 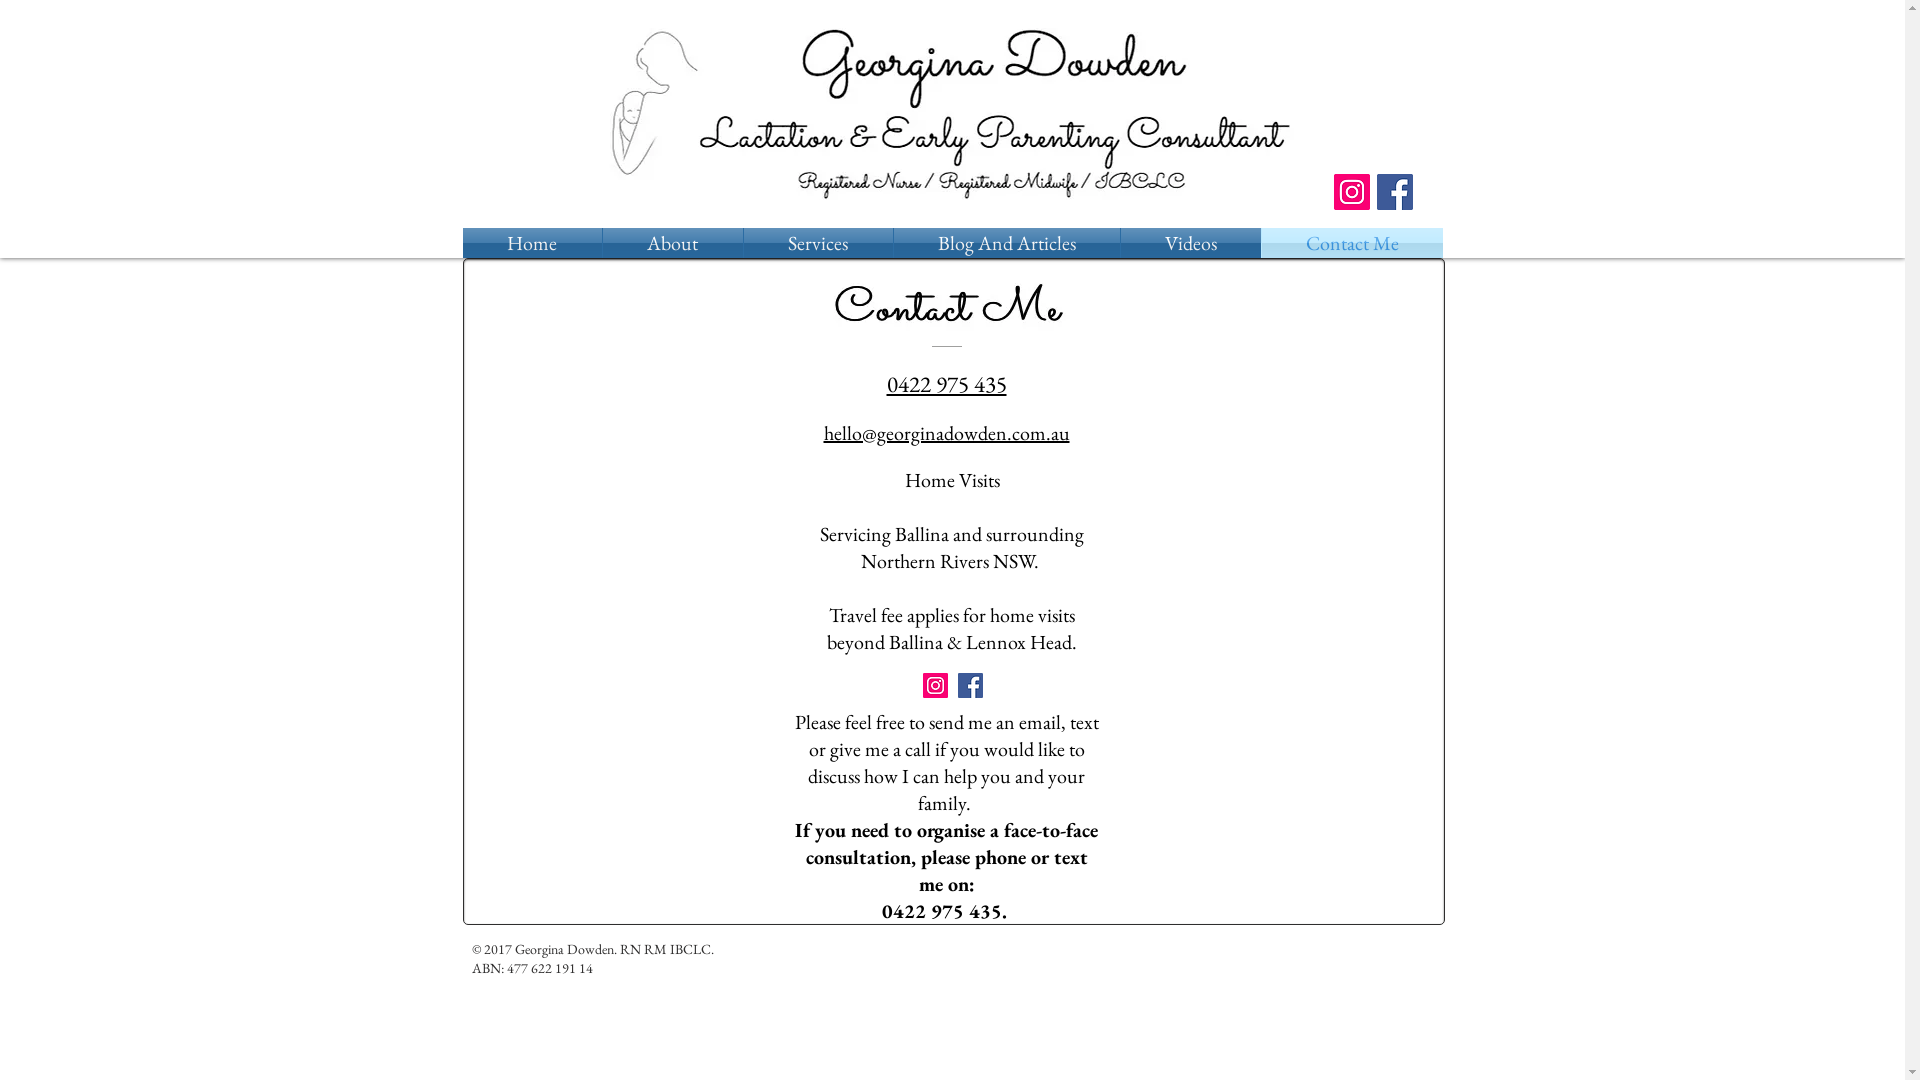 What do you see at coordinates (945, 433) in the screenshot?
I see `'hello@georginadowden.com.au'` at bounding box center [945, 433].